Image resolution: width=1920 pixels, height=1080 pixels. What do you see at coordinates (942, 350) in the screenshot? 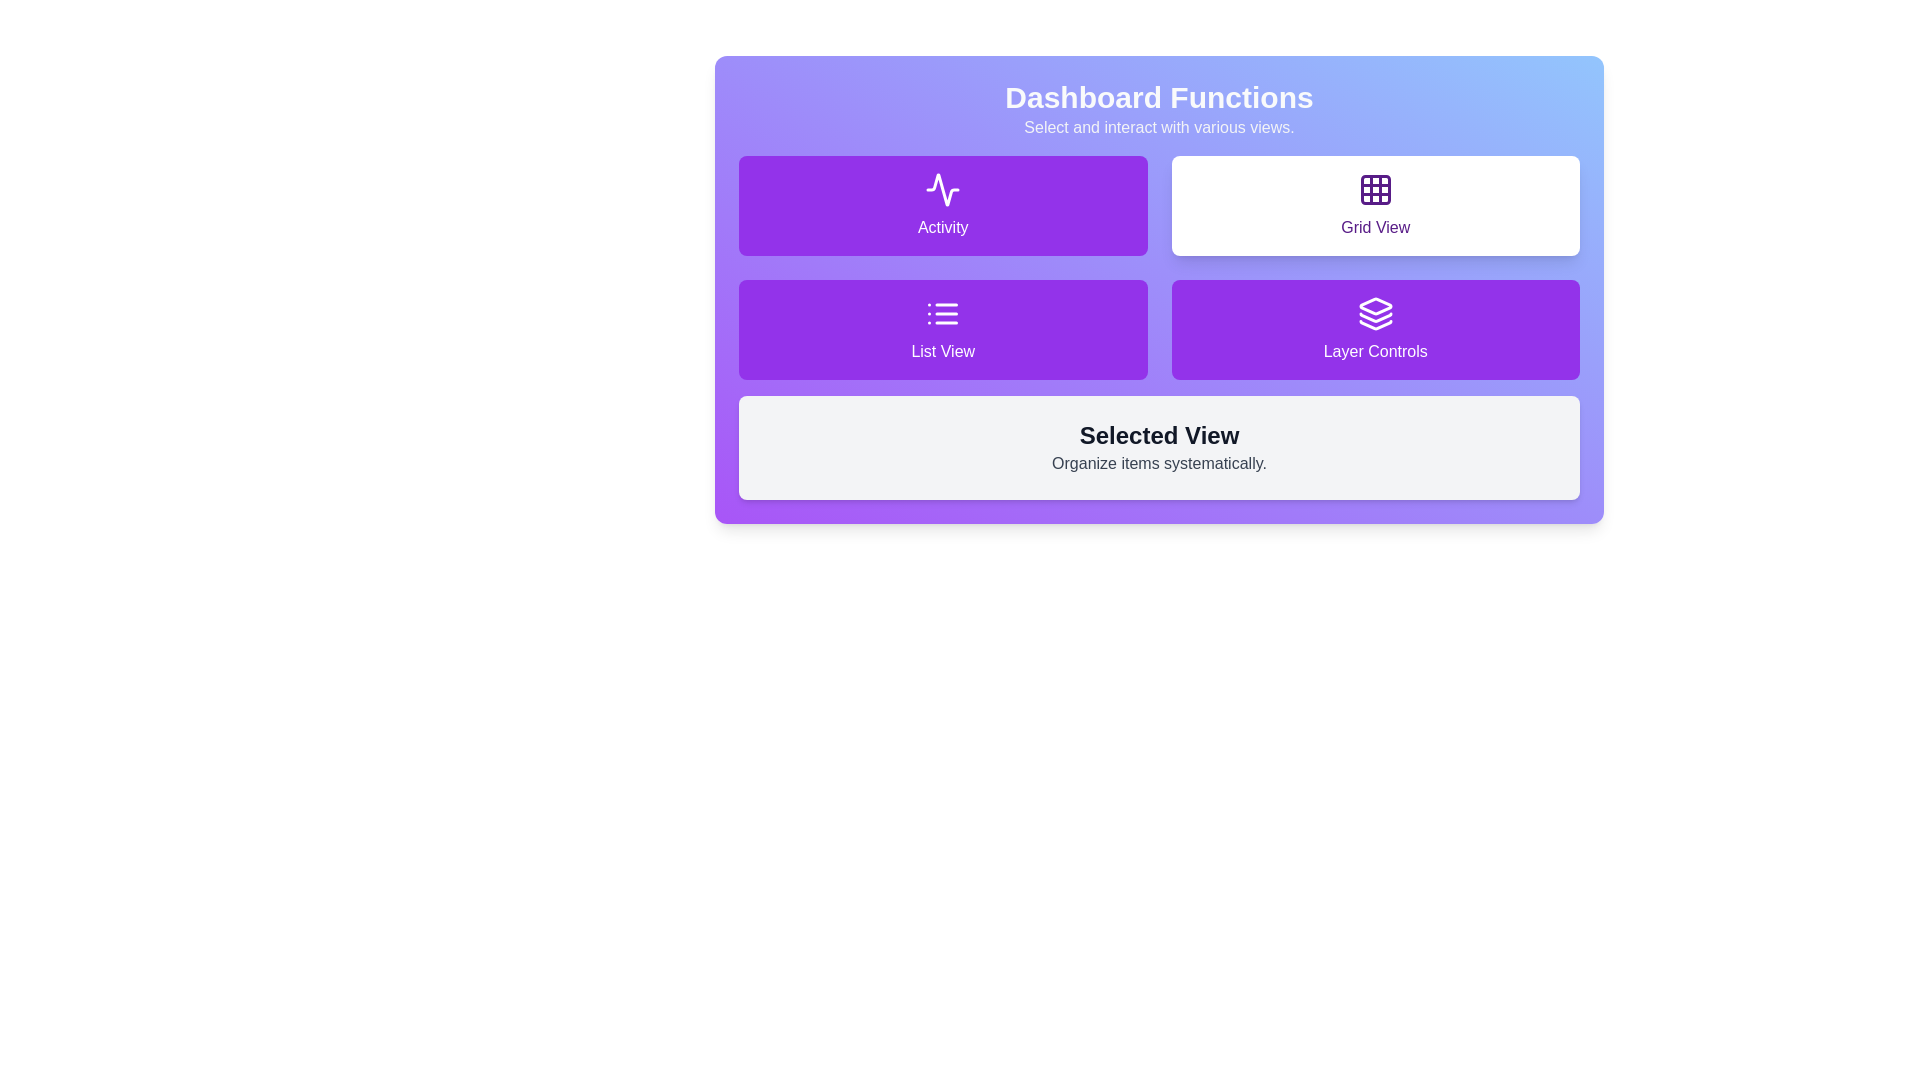
I see `text from the Label displaying 'List View', which is styled with white text on a purple background, located beneath a list icon in the second row, first column of the grid layout under the 'Dashboard Functions' section` at bounding box center [942, 350].